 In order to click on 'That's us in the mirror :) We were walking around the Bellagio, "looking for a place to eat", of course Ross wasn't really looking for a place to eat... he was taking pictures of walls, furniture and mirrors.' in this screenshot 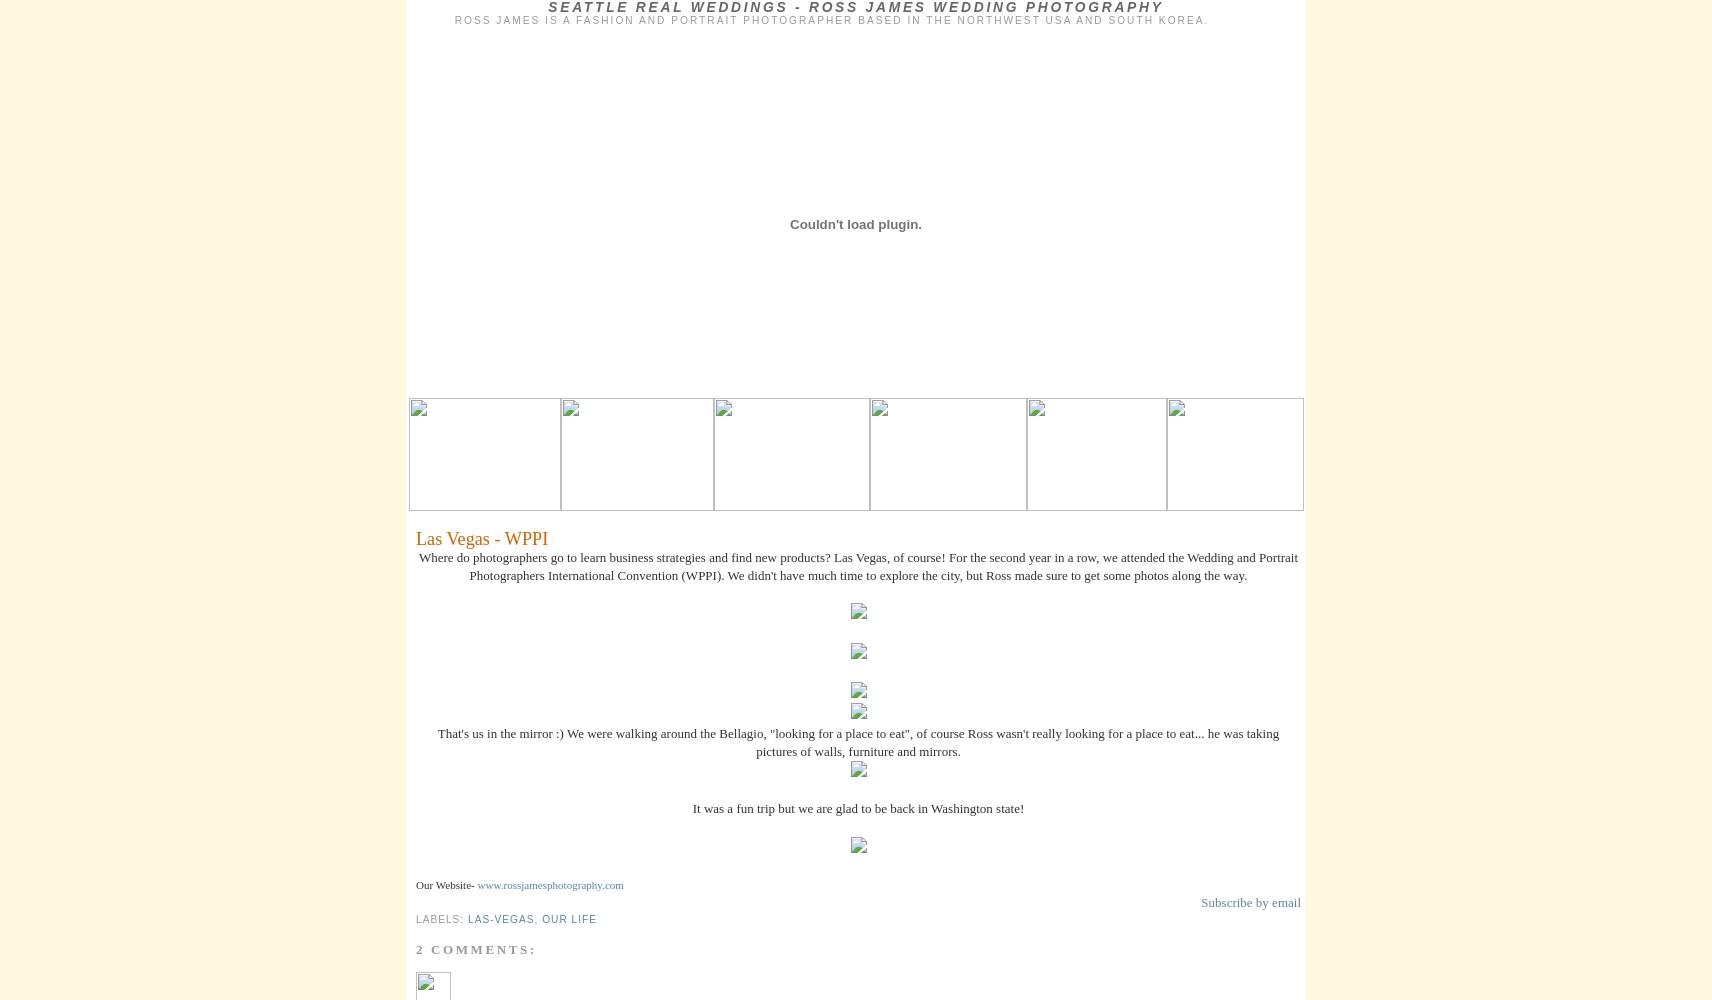, I will do `click(857, 740)`.